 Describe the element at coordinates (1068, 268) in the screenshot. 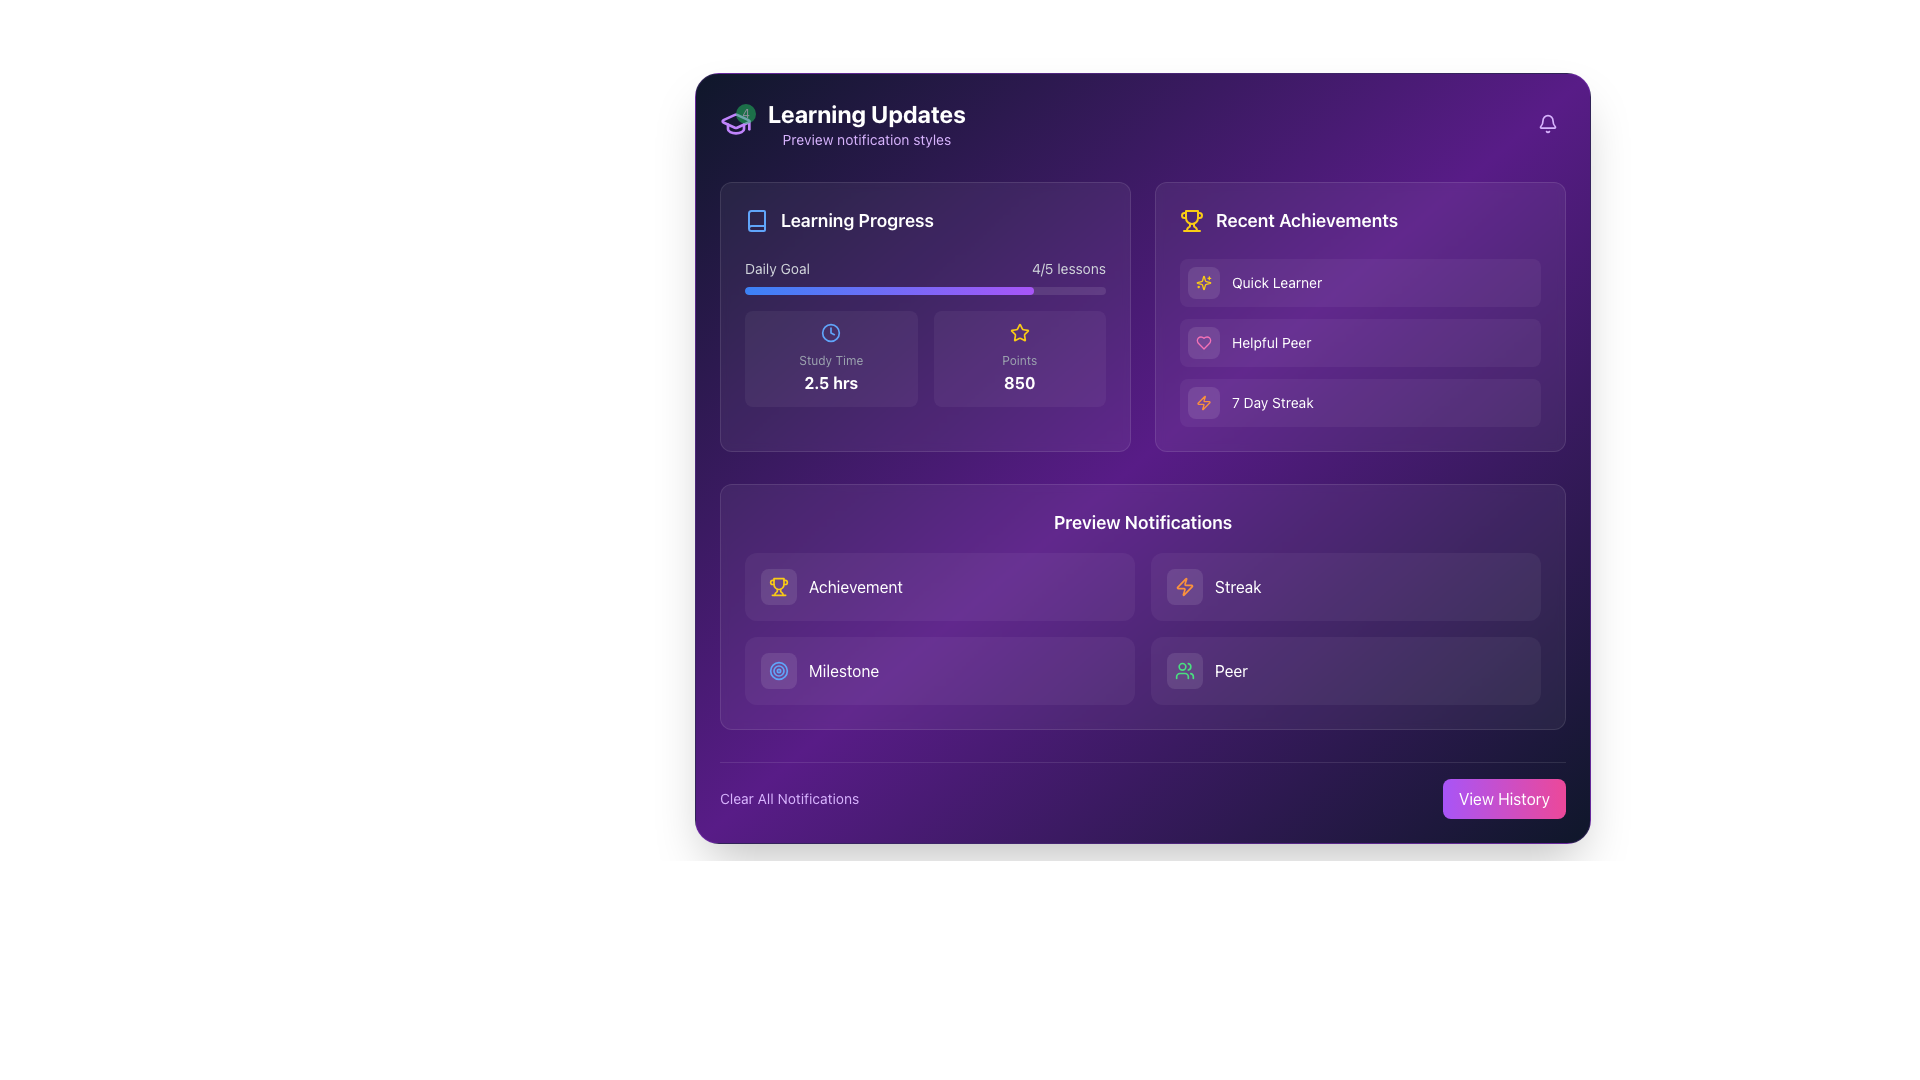

I see `the text label that shows the user's progress toward their daily goal, located in the top-right corner of the 'Daily Goal' section in the 'Learning Progress' panel` at that location.